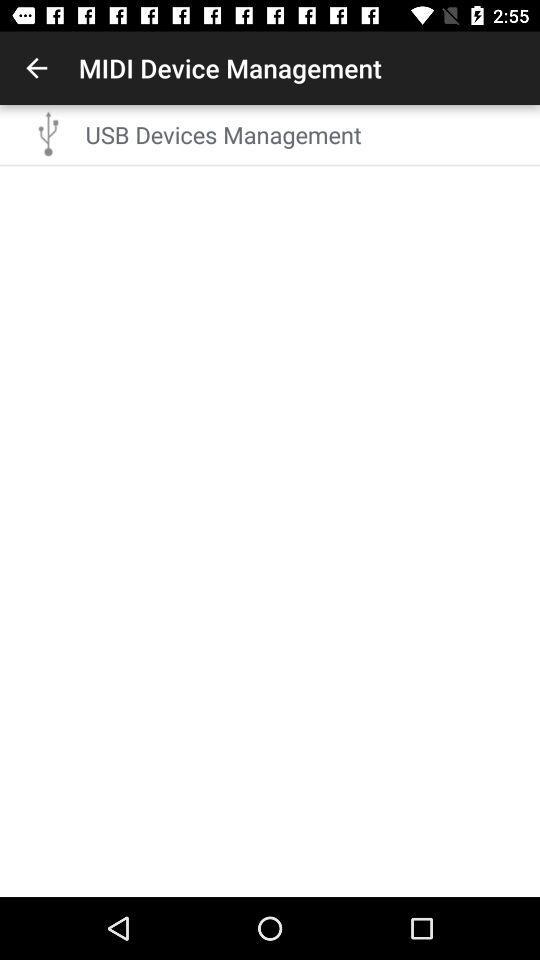  Describe the element at coordinates (49, 133) in the screenshot. I see `the app to the left of usb devices management icon` at that location.